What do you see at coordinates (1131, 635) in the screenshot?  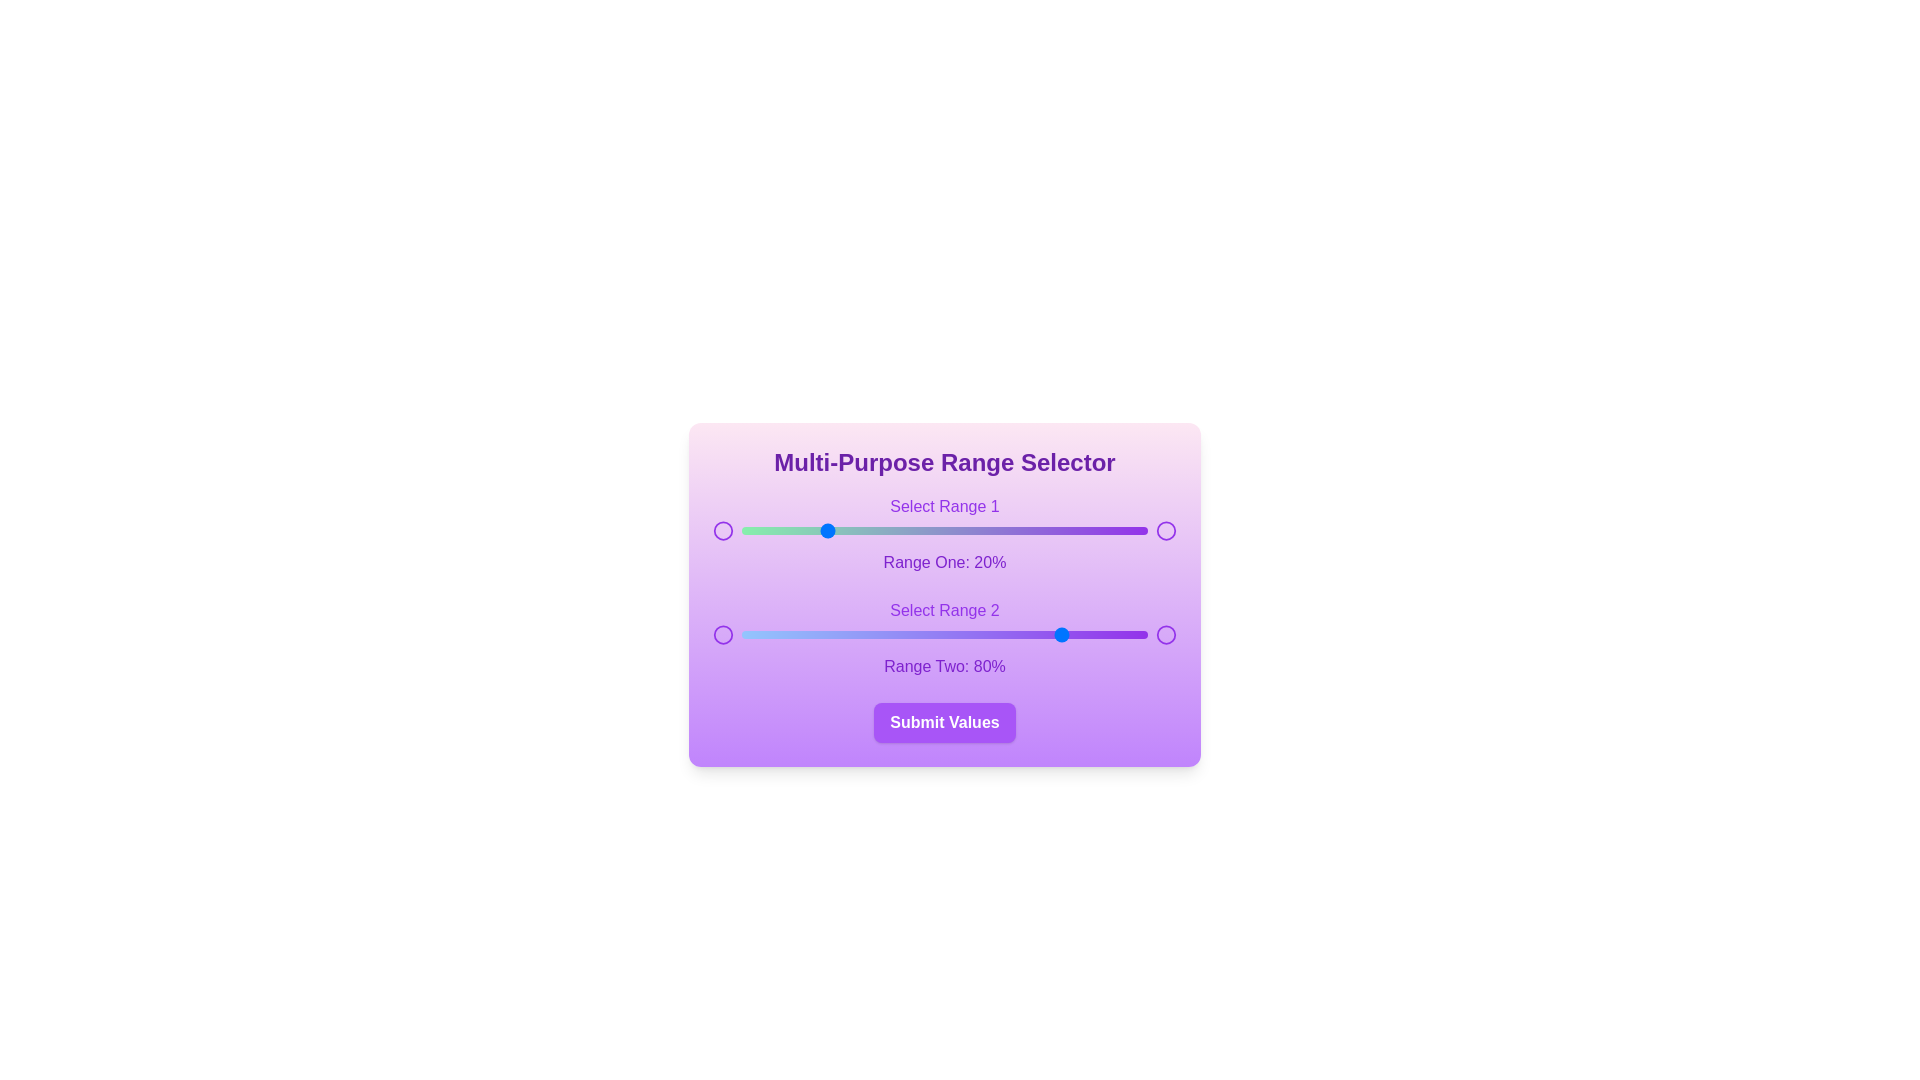 I see `the second range slider to 96%` at bounding box center [1131, 635].